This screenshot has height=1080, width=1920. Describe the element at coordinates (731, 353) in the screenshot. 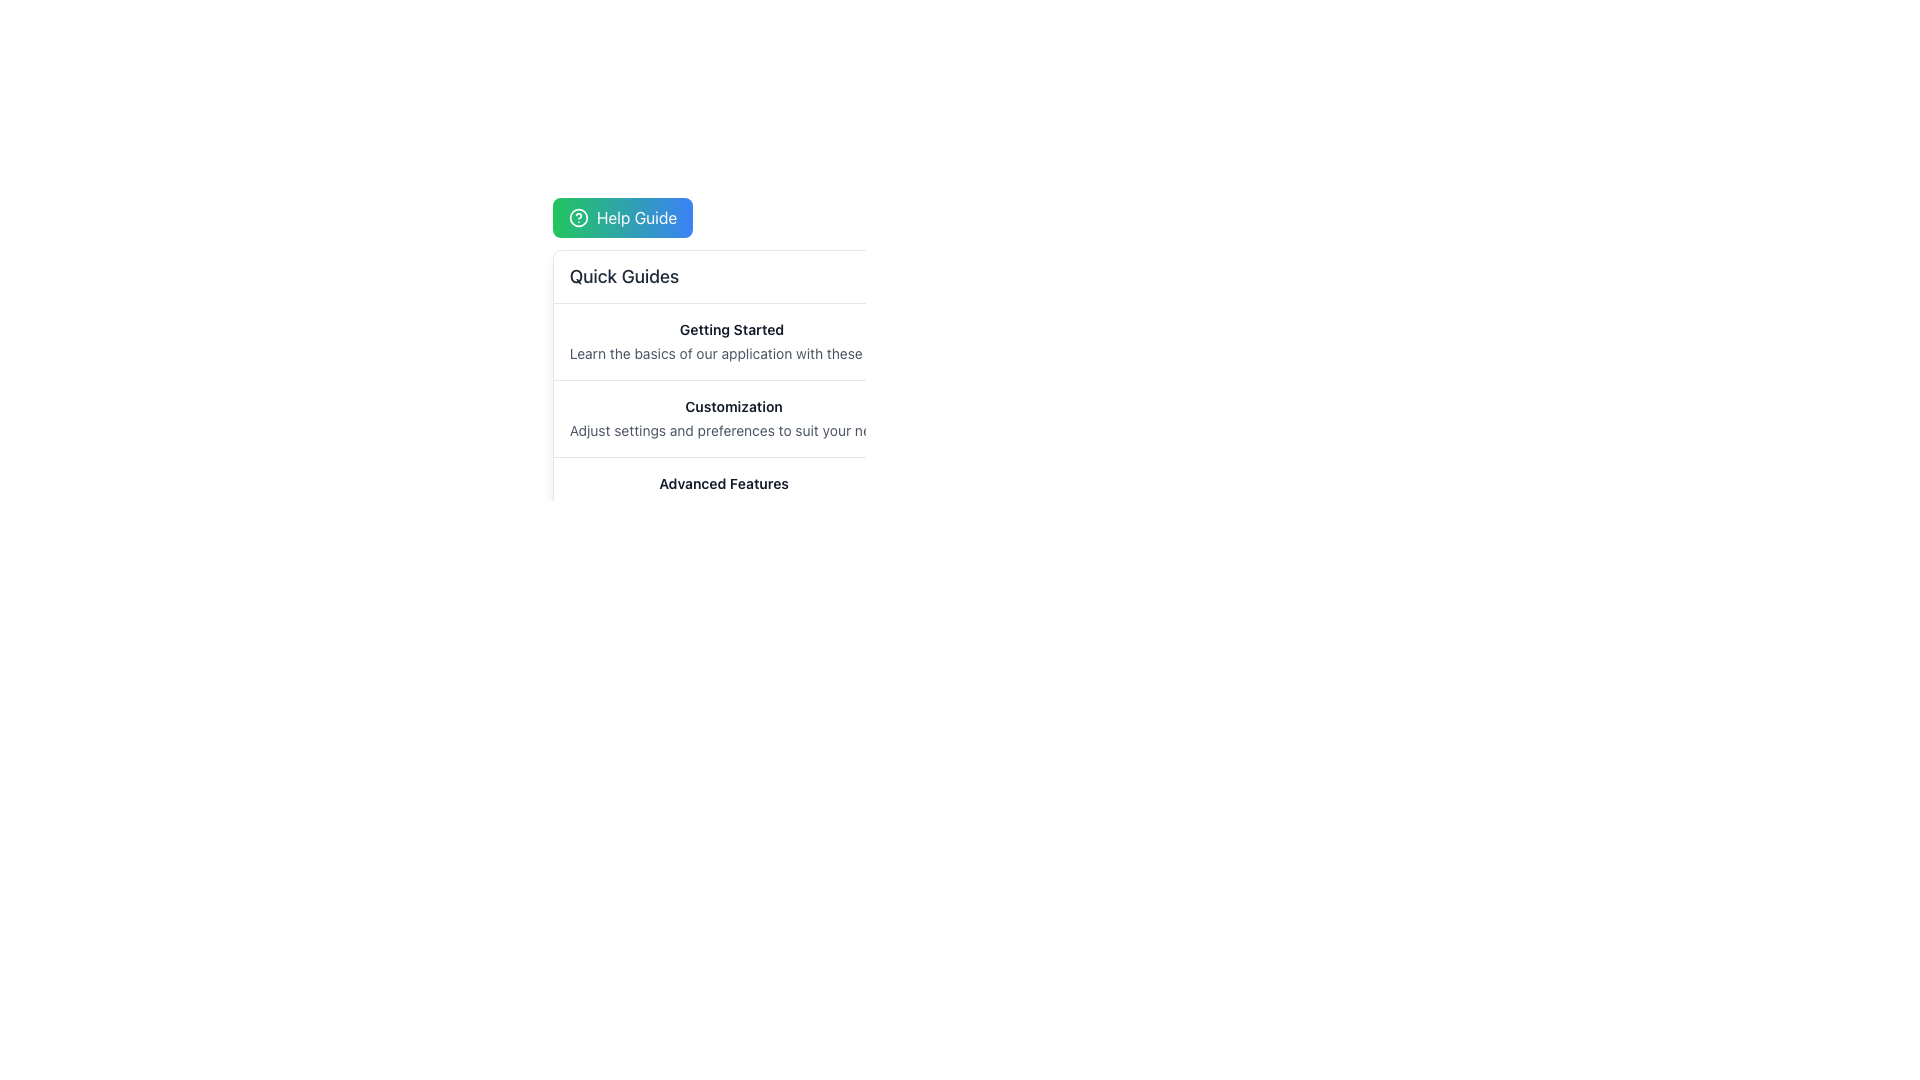

I see `the text label element that states 'Learn the basics of our application with these tips.' positioned below the 'Getting Started' title in the 'Quick Guides' section` at that location.